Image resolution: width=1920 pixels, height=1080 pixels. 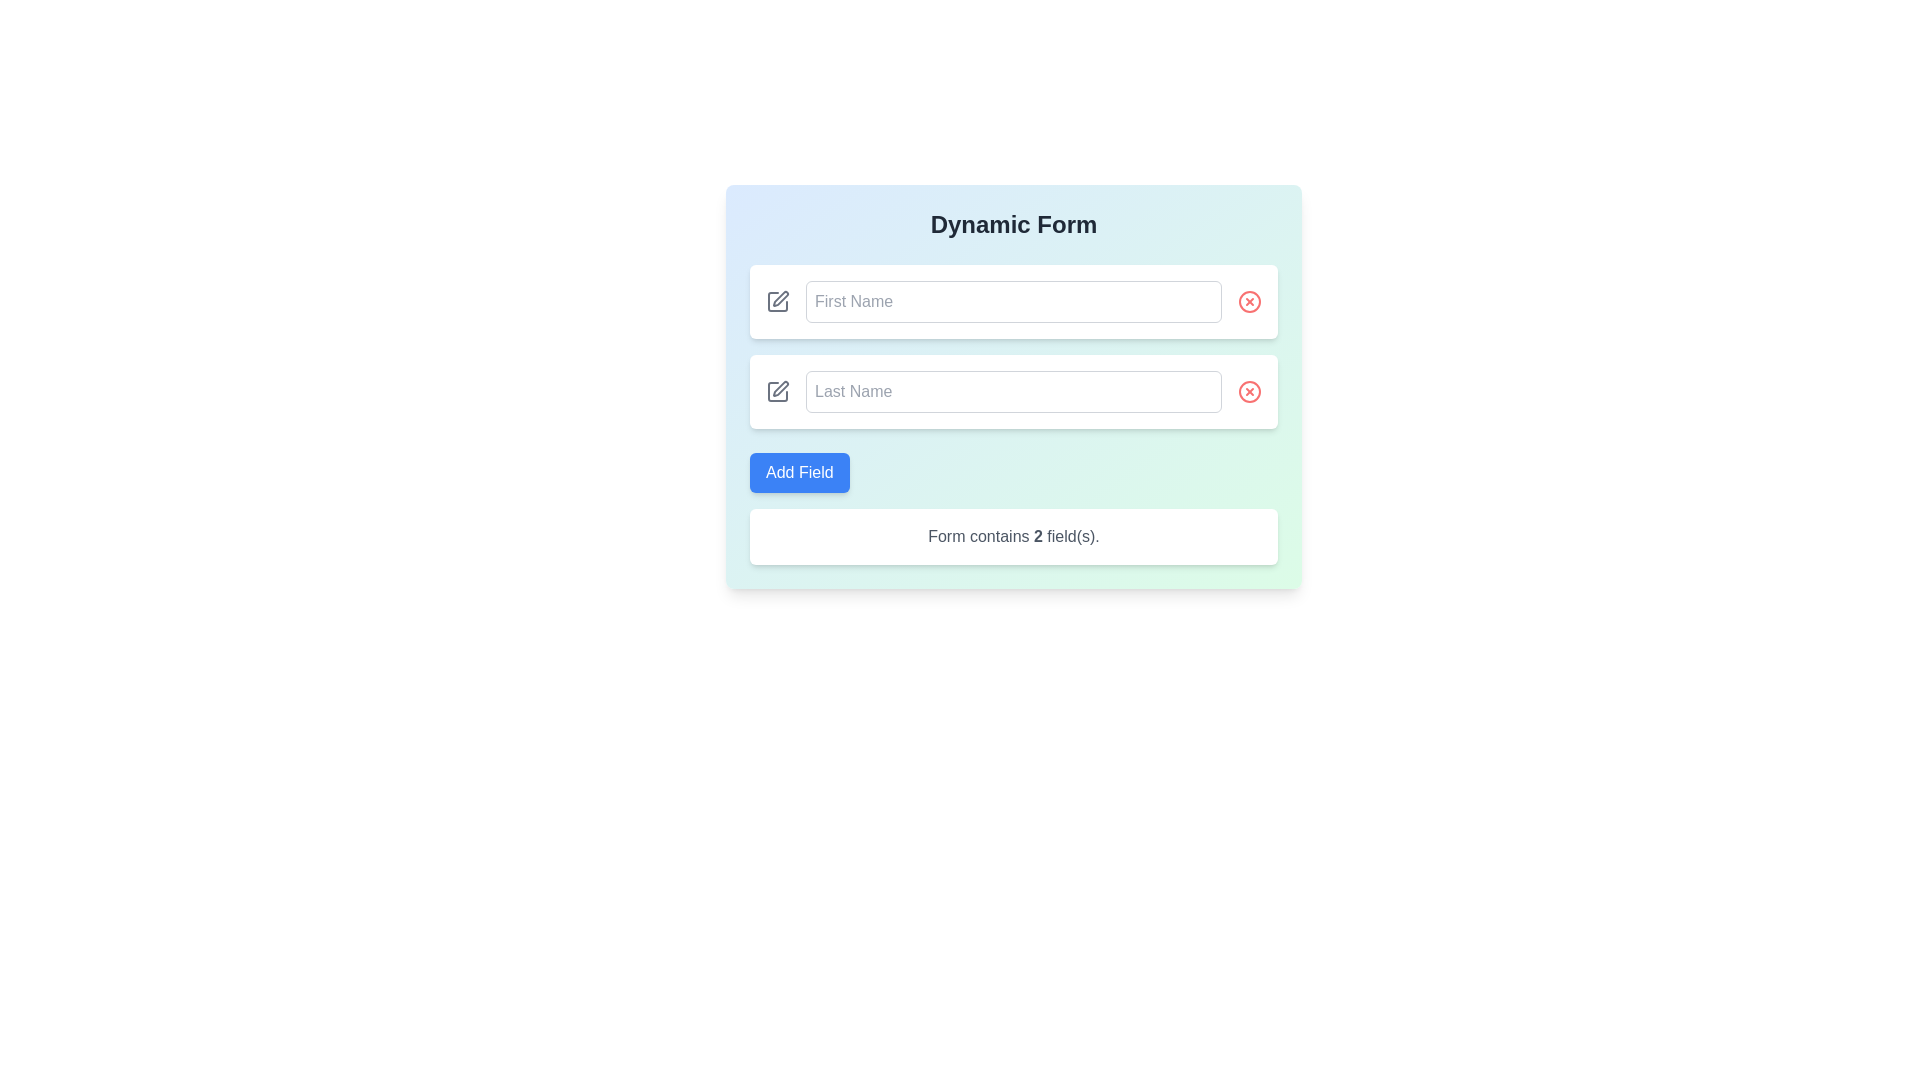 I want to click on the informational text block that states 'Form contains 2 field(s).' which is centrally aligned and positioned below the 'Add Field' button, so click(x=1013, y=535).